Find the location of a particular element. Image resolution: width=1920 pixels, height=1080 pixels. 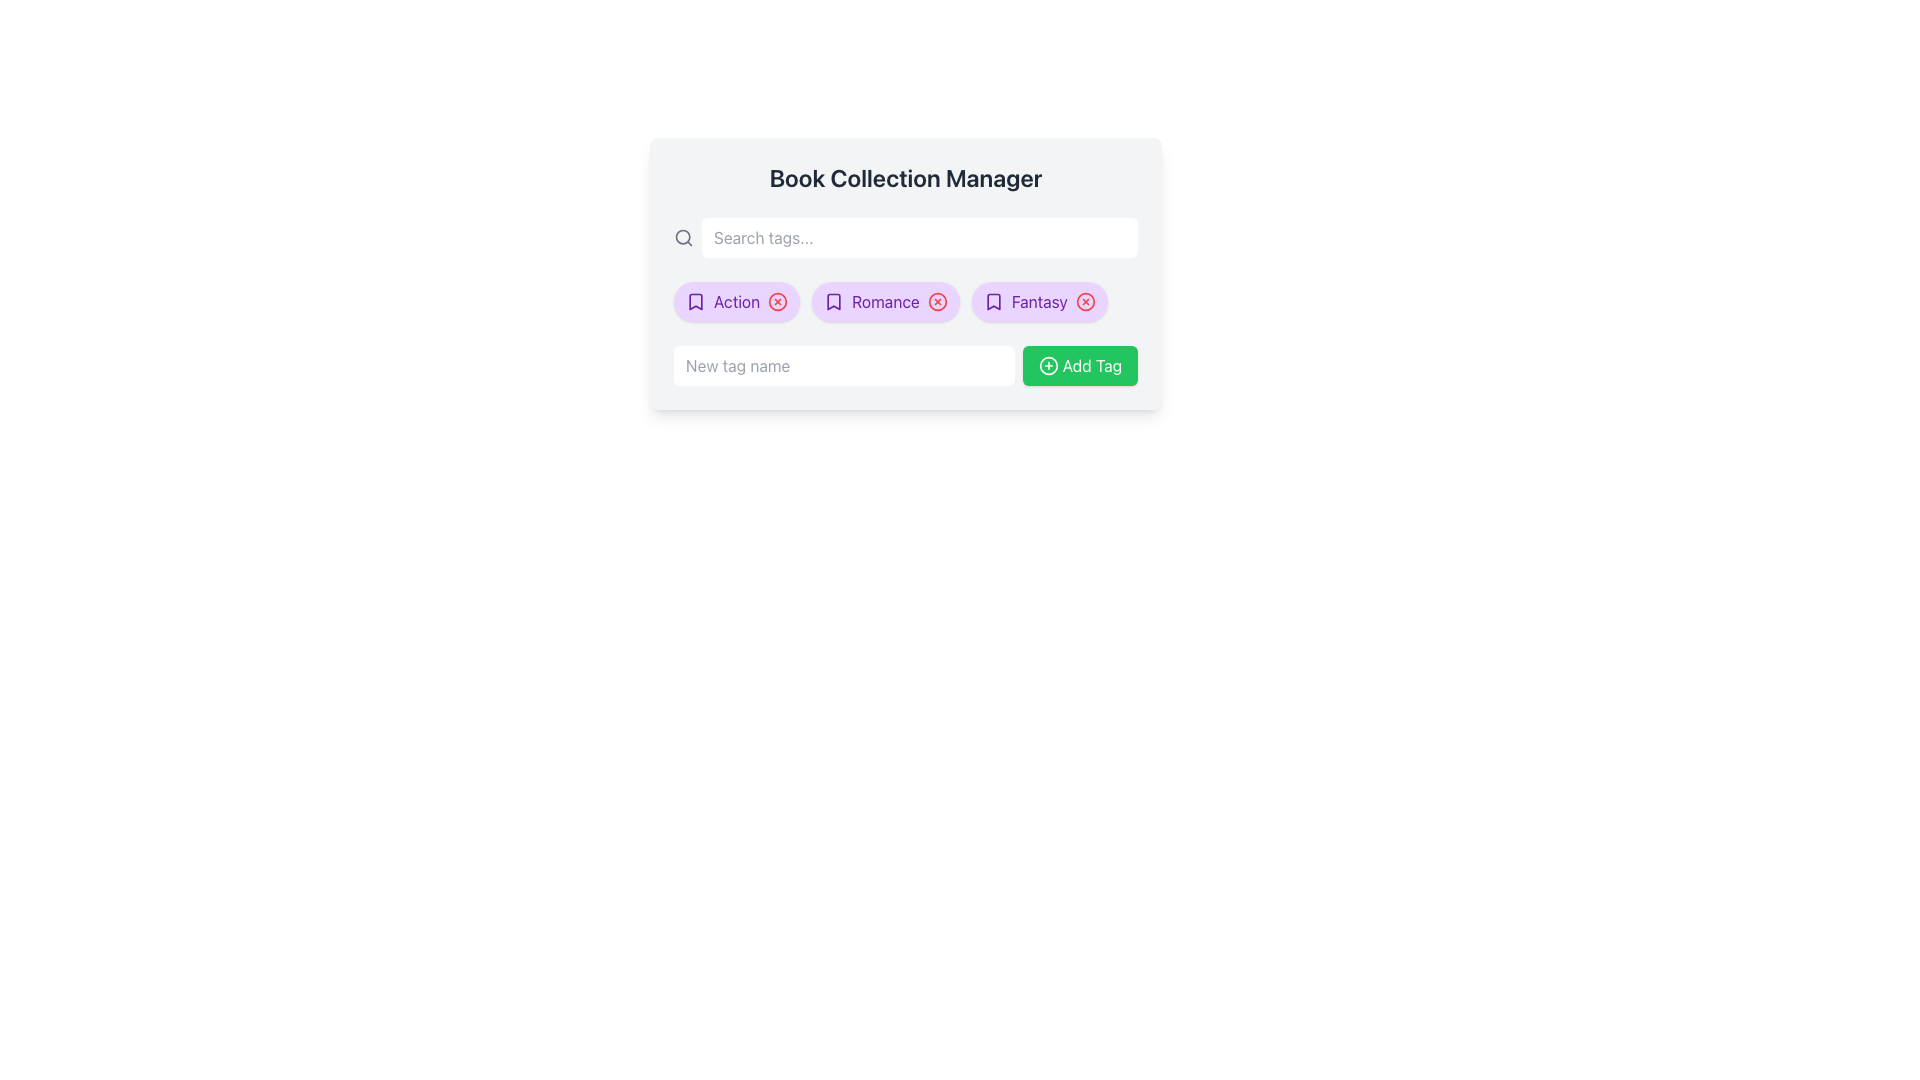

the red 'x' icon is located at coordinates (1039, 301).